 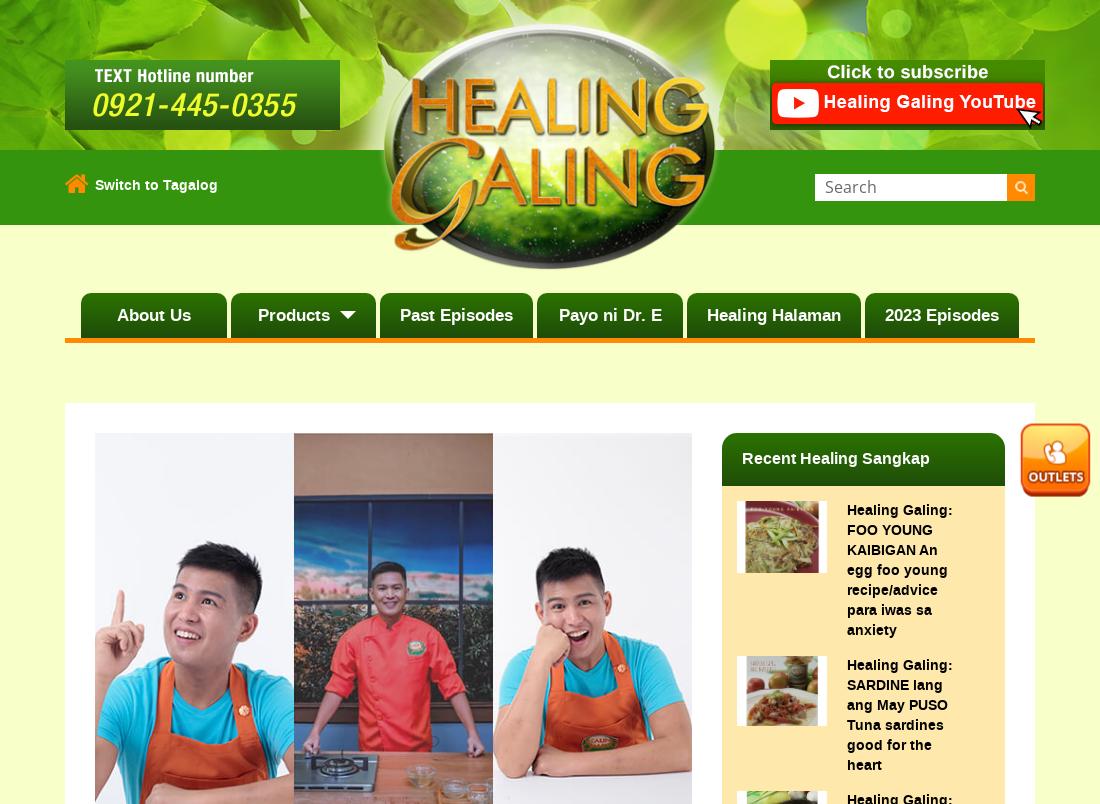 What do you see at coordinates (941, 314) in the screenshot?
I see `'2023 Episodes'` at bounding box center [941, 314].